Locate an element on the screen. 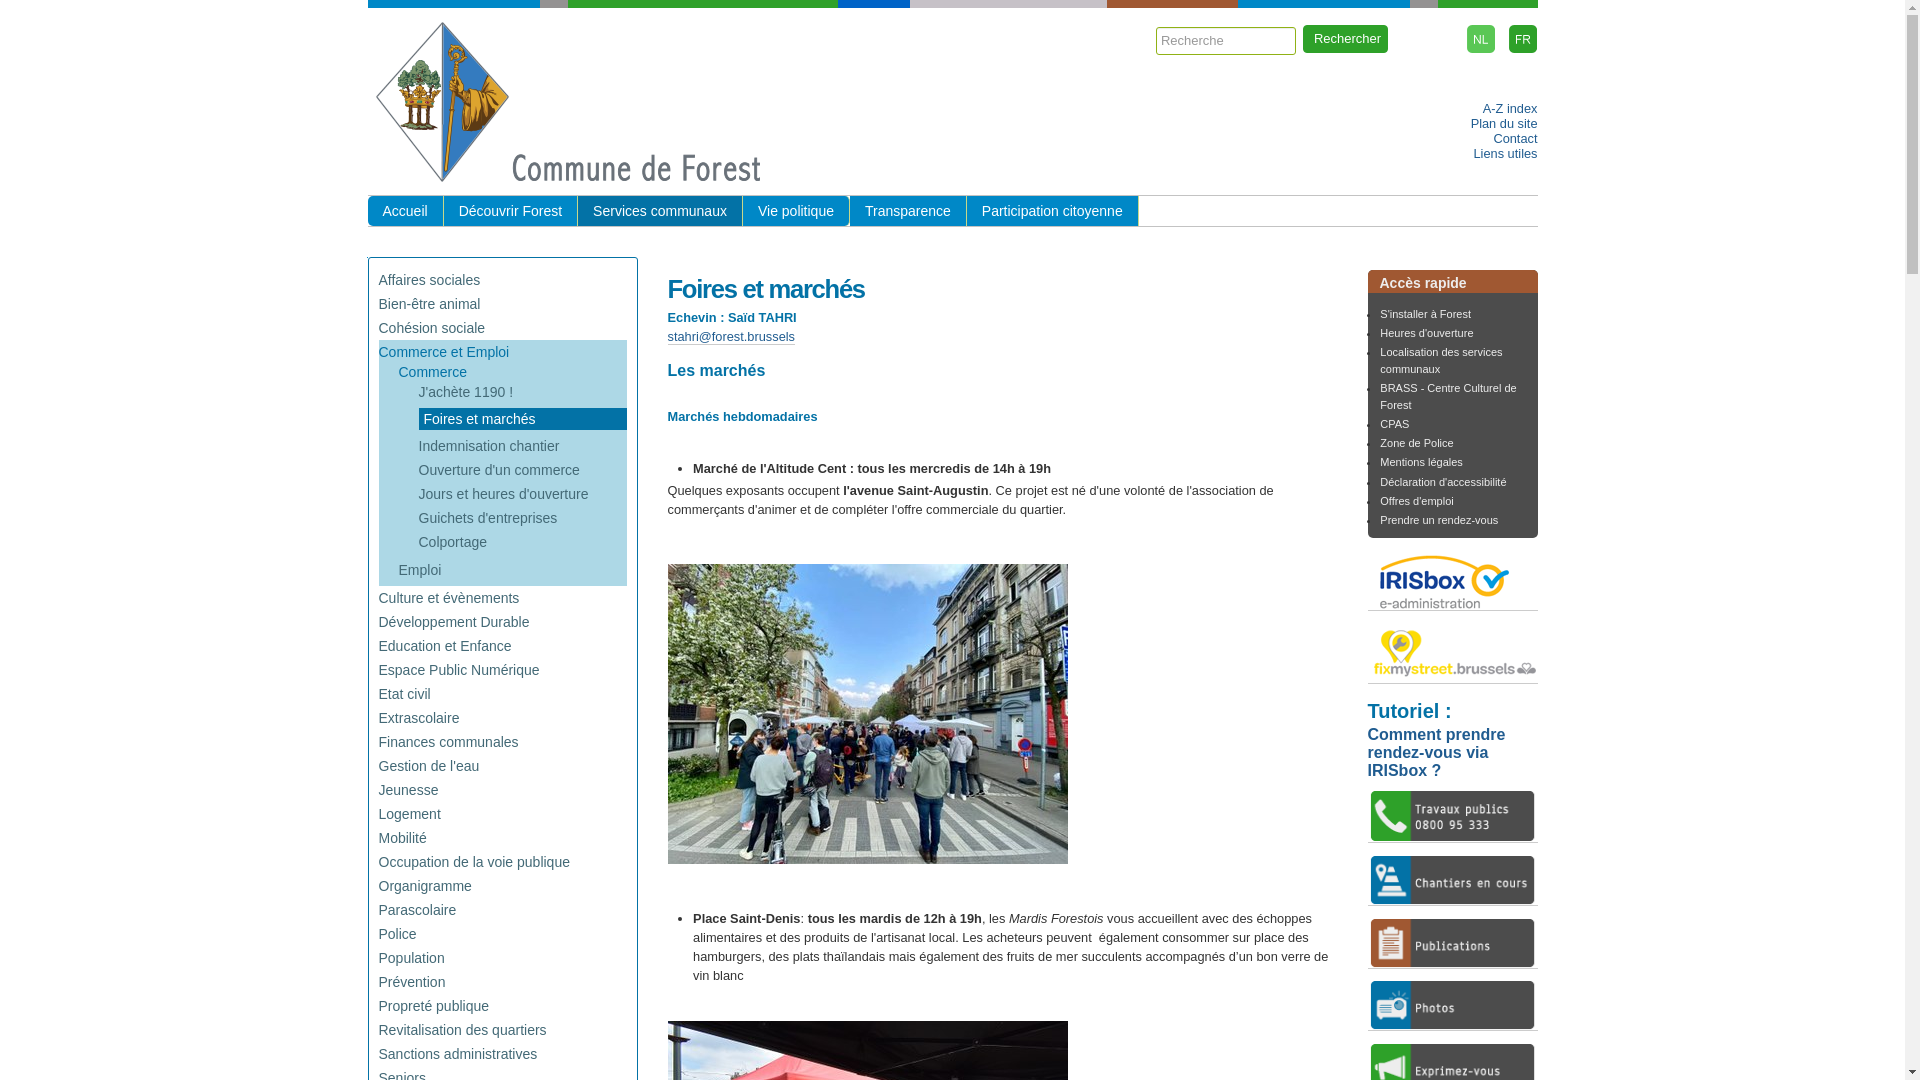 Image resolution: width=1920 pixels, height=1080 pixels. 'Population' is located at coordinates (410, 956).